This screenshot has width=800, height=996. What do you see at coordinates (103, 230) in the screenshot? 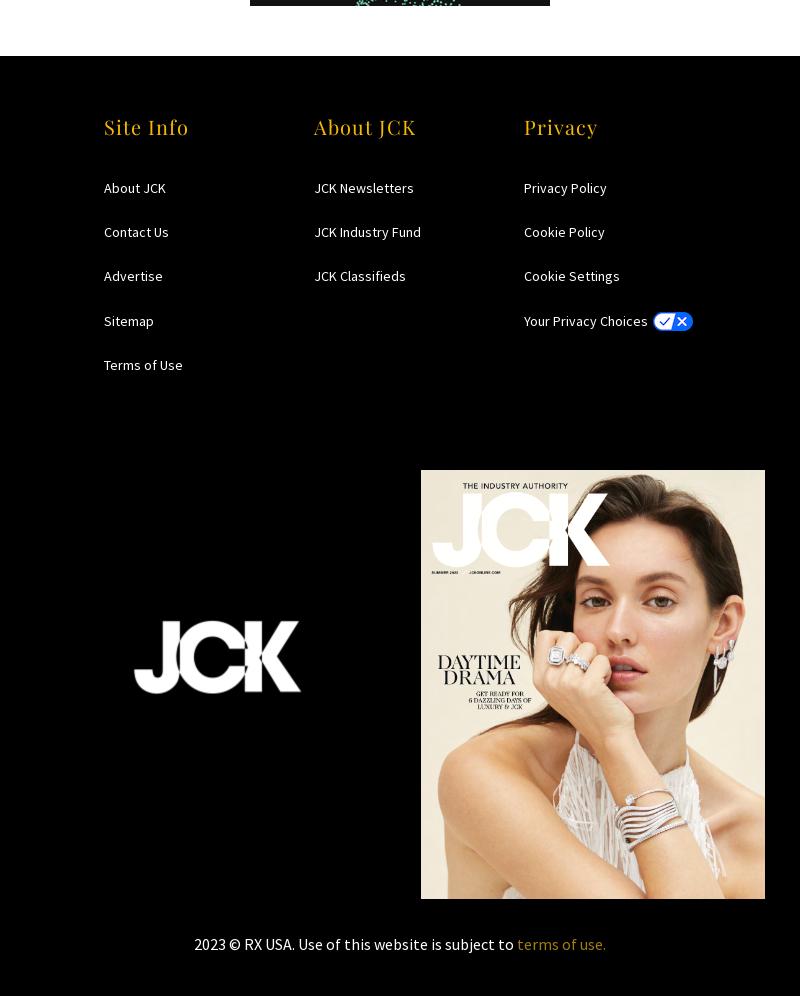
I see `'Contact Us'` at bounding box center [103, 230].